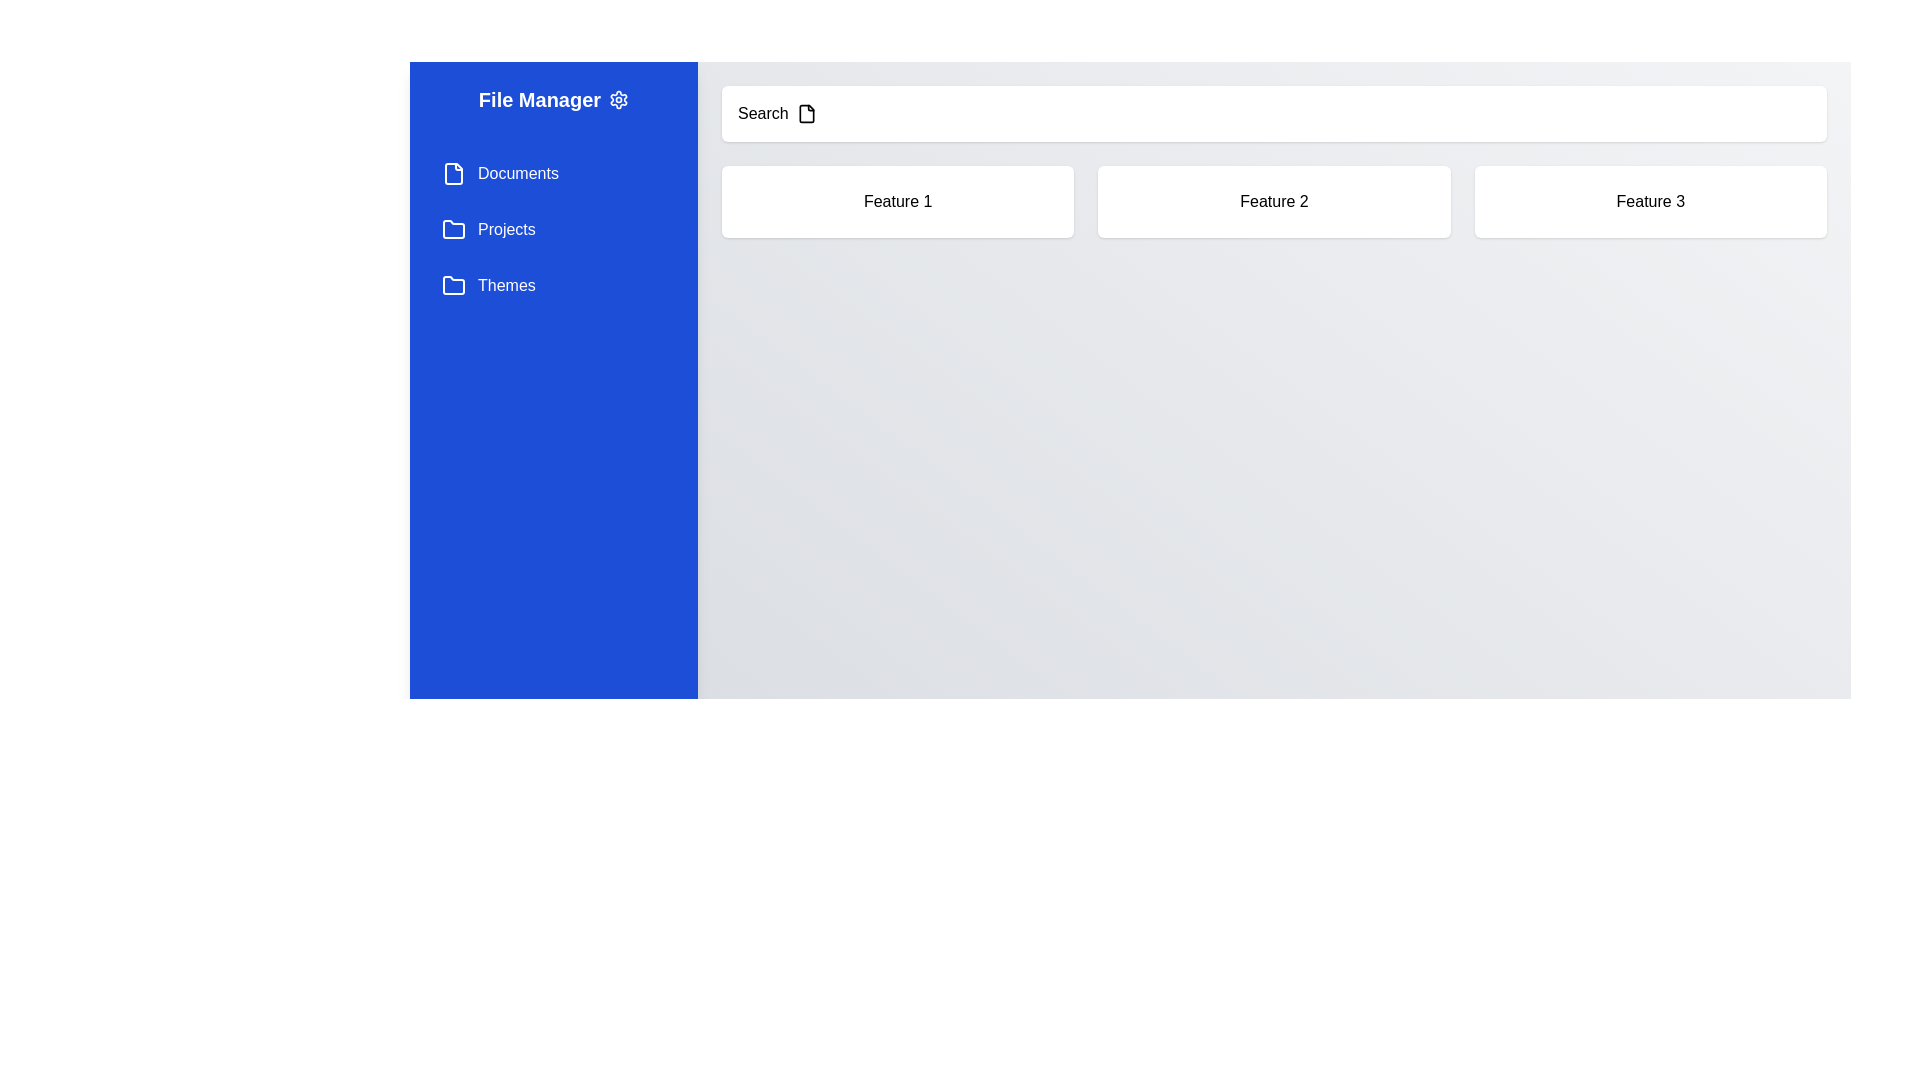 Image resolution: width=1920 pixels, height=1080 pixels. Describe the element at coordinates (553, 172) in the screenshot. I see `the sidebar item Documents to navigate to the respective section` at that location.